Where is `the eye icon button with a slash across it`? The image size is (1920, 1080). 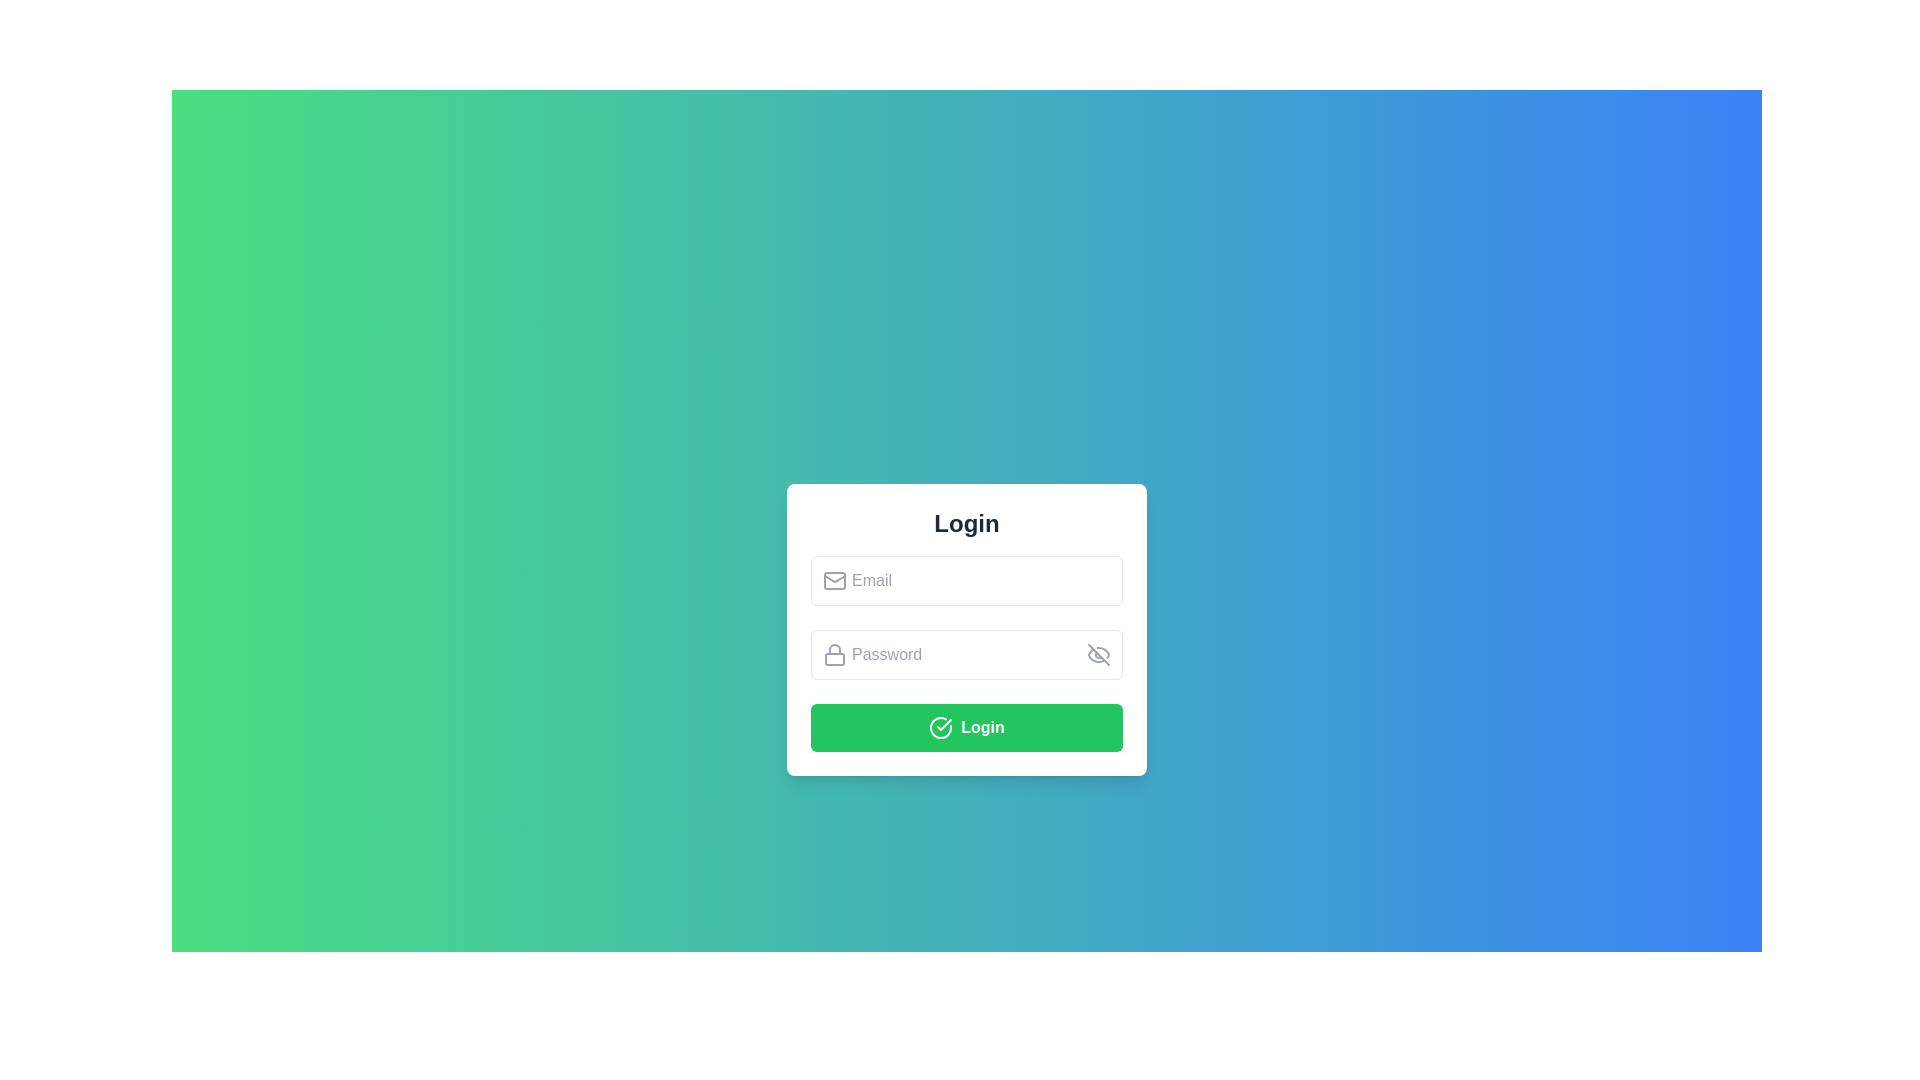 the eye icon button with a slash across it is located at coordinates (1098, 654).